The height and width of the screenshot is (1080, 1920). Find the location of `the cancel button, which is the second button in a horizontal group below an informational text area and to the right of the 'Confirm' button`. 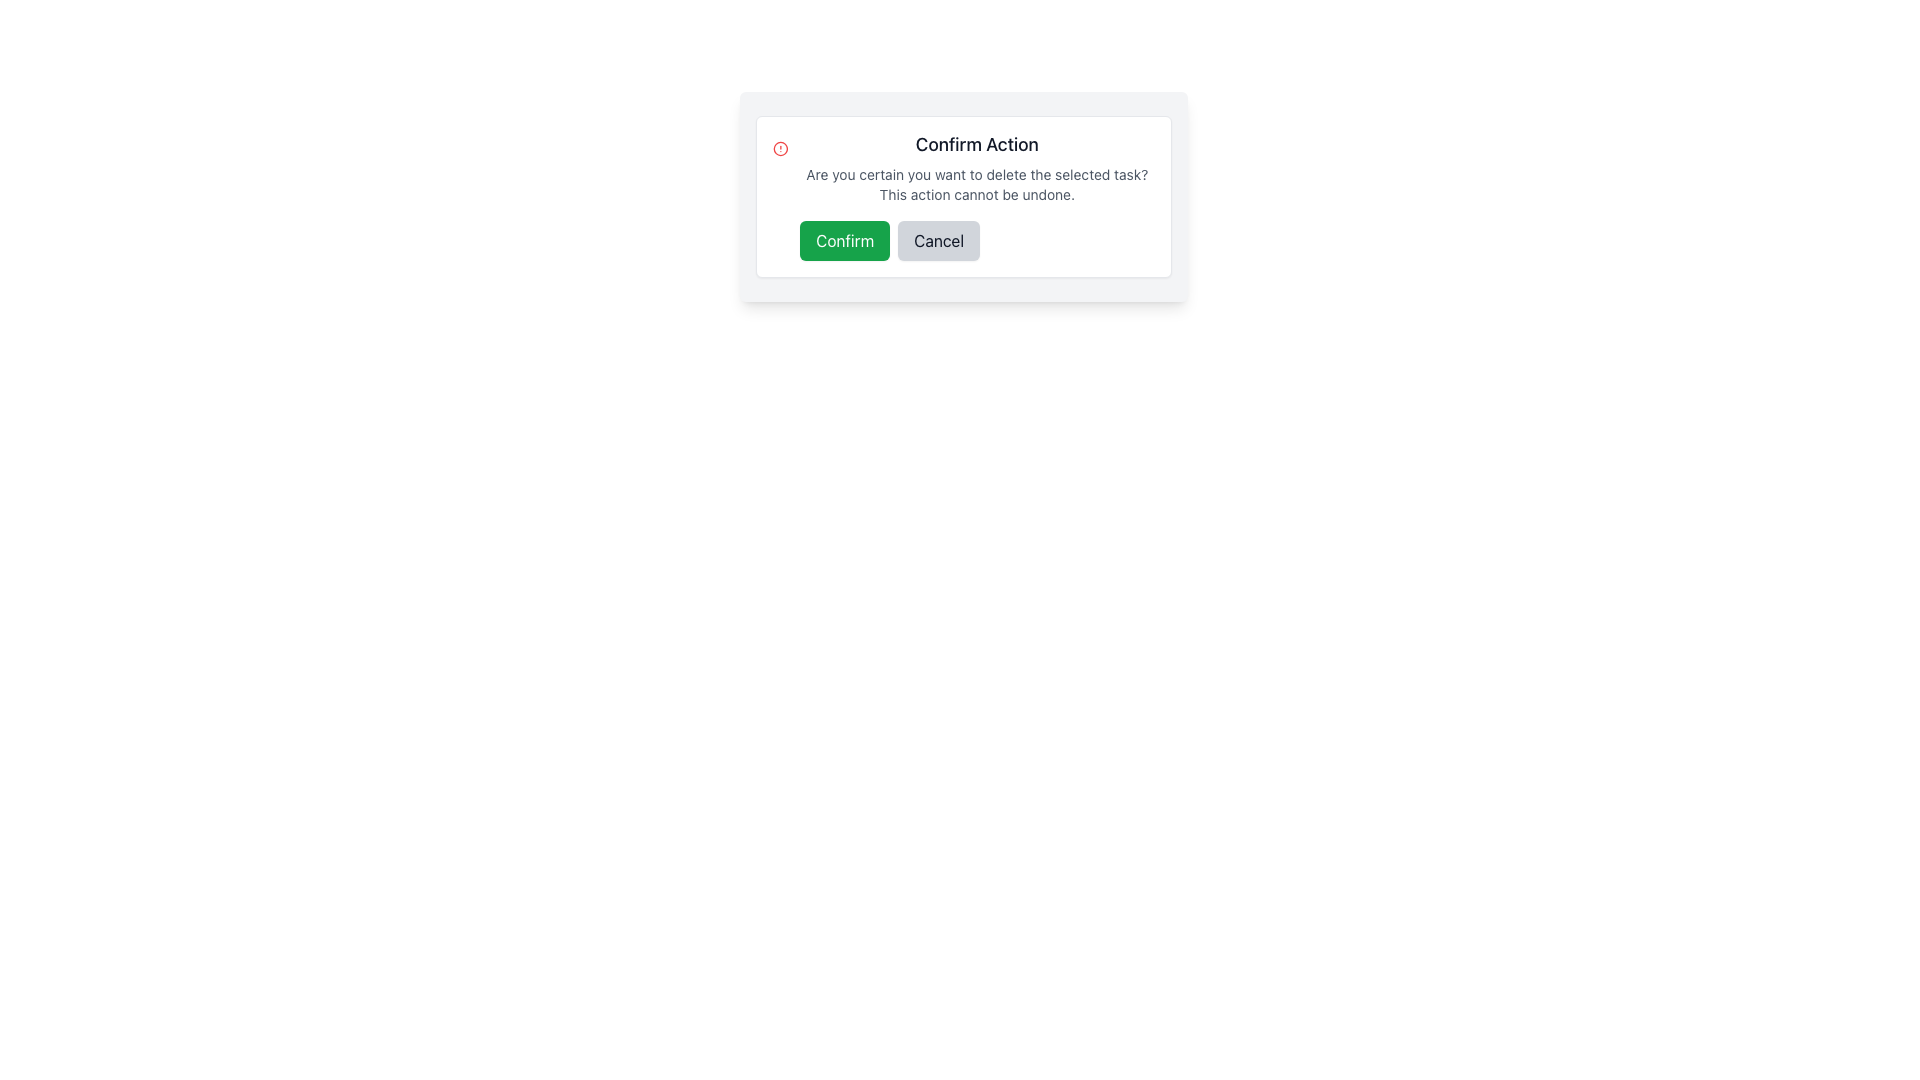

the cancel button, which is the second button in a horizontal group below an informational text area and to the right of the 'Confirm' button is located at coordinates (938, 239).